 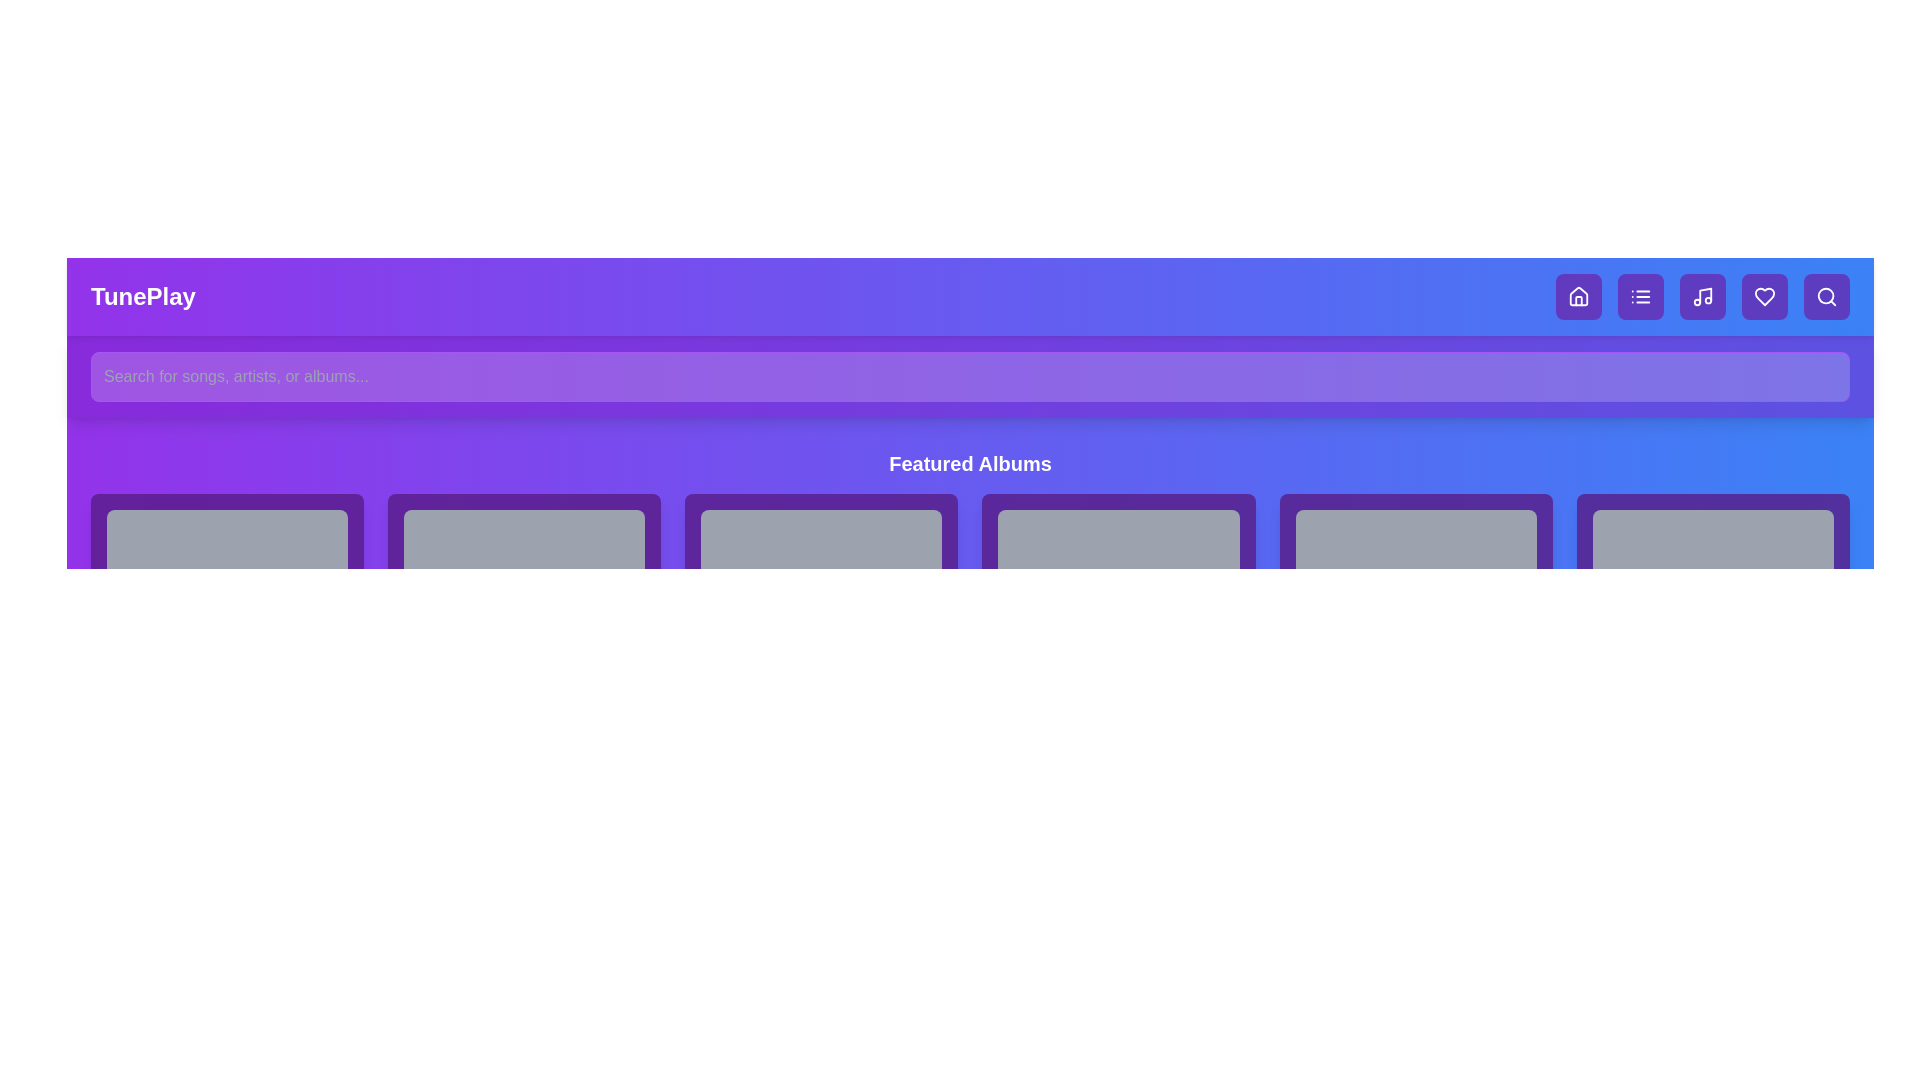 I want to click on the navigation button for search, so click(x=1827, y=297).